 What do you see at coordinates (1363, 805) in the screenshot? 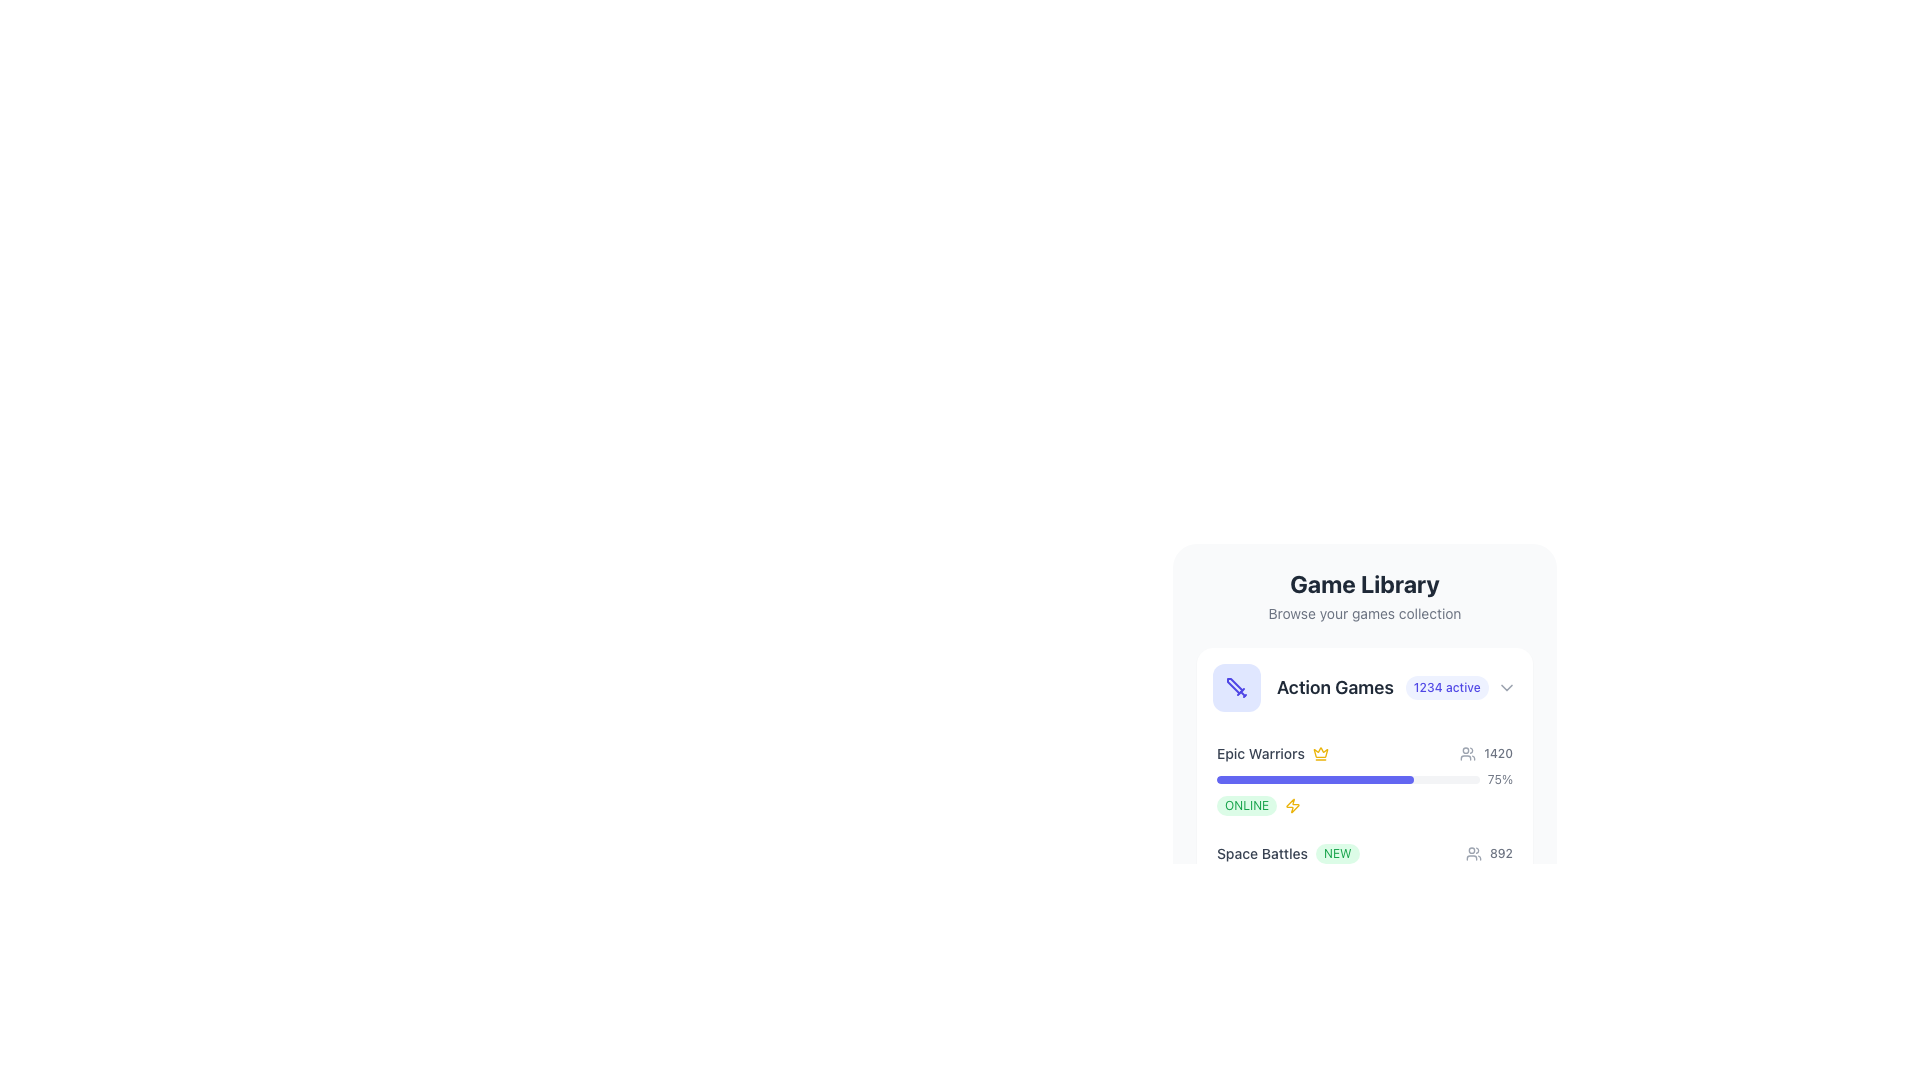
I see `the Status indicator with a badge and icon located in the 'Epic Warriors' section of the game library, which shows 'ONLINE' and is positioned below the progress bar and above 'Space Battles'` at bounding box center [1363, 805].